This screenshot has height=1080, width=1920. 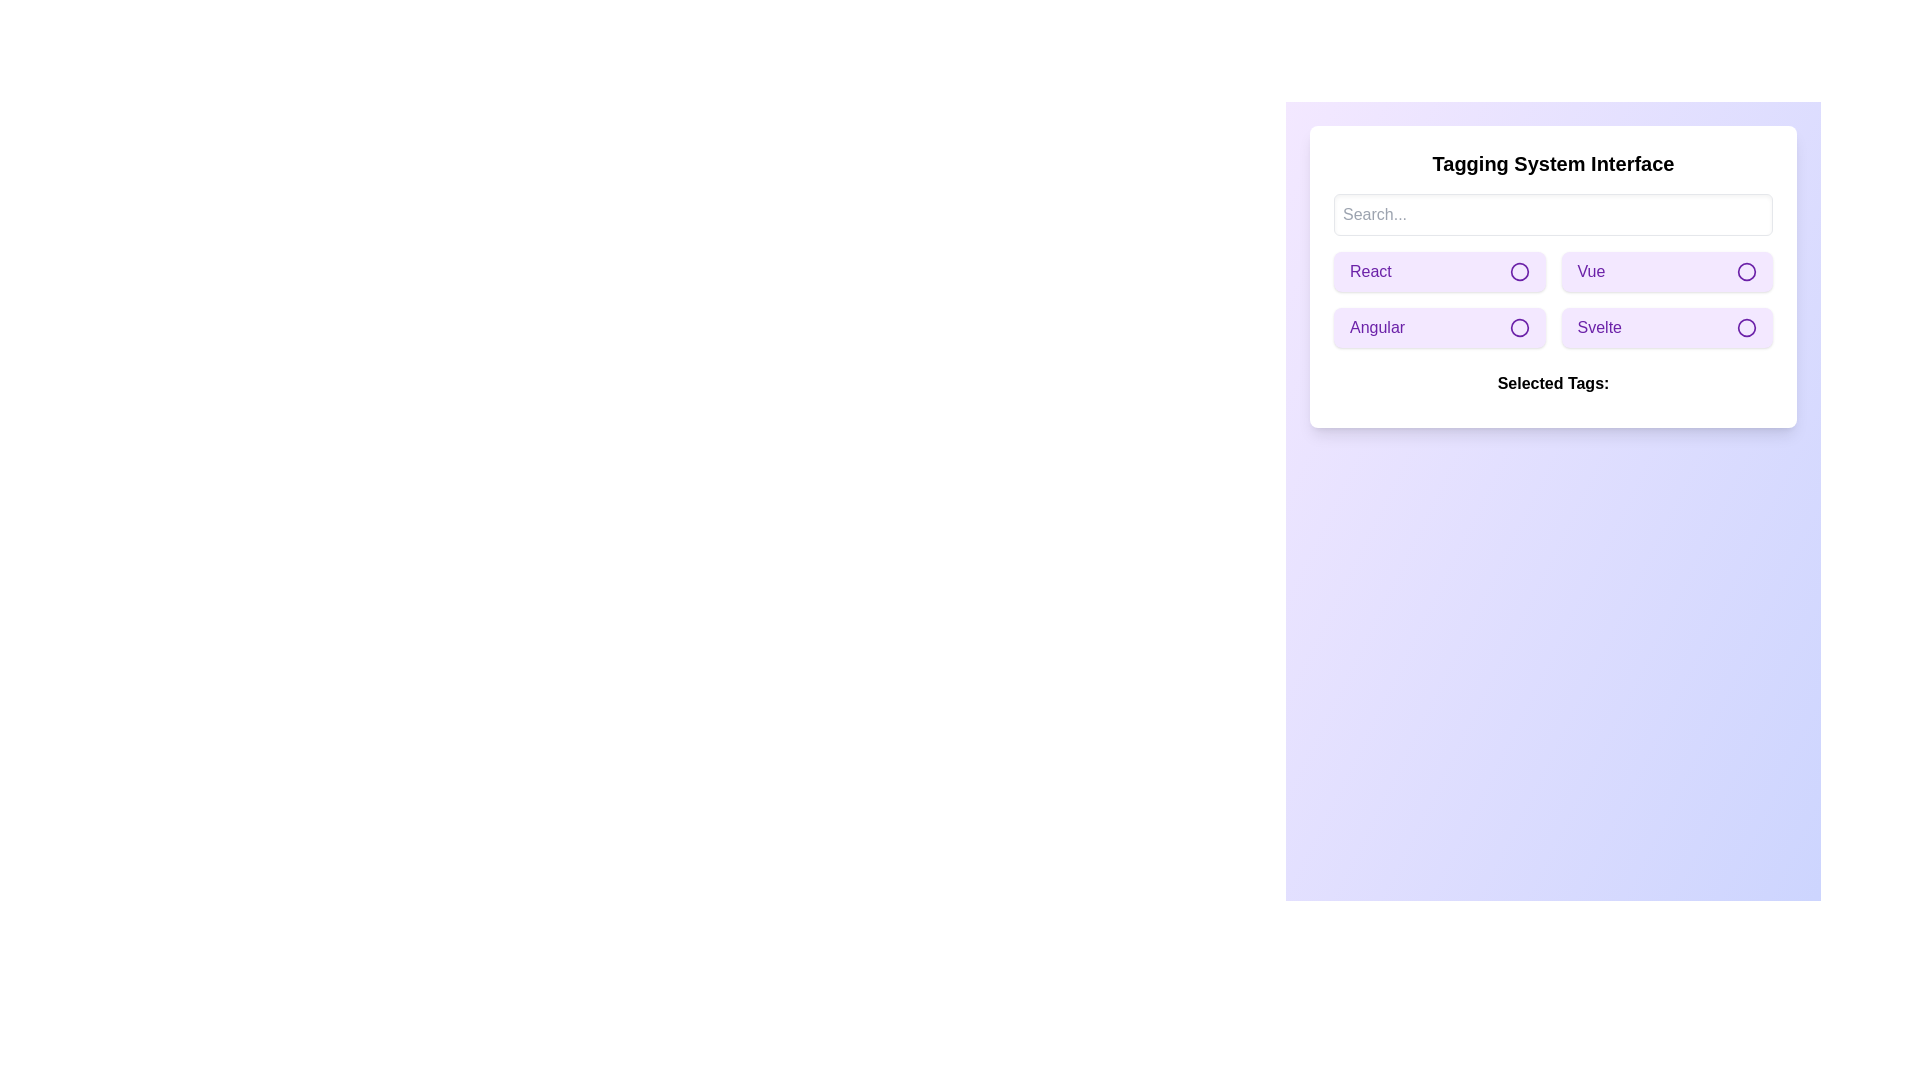 What do you see at coordinates (1746, 272) in the screenshot?
I see `the circular graphical element associated with the 'Vue' label in the tag selection system` at bounding box center [1746, 272].